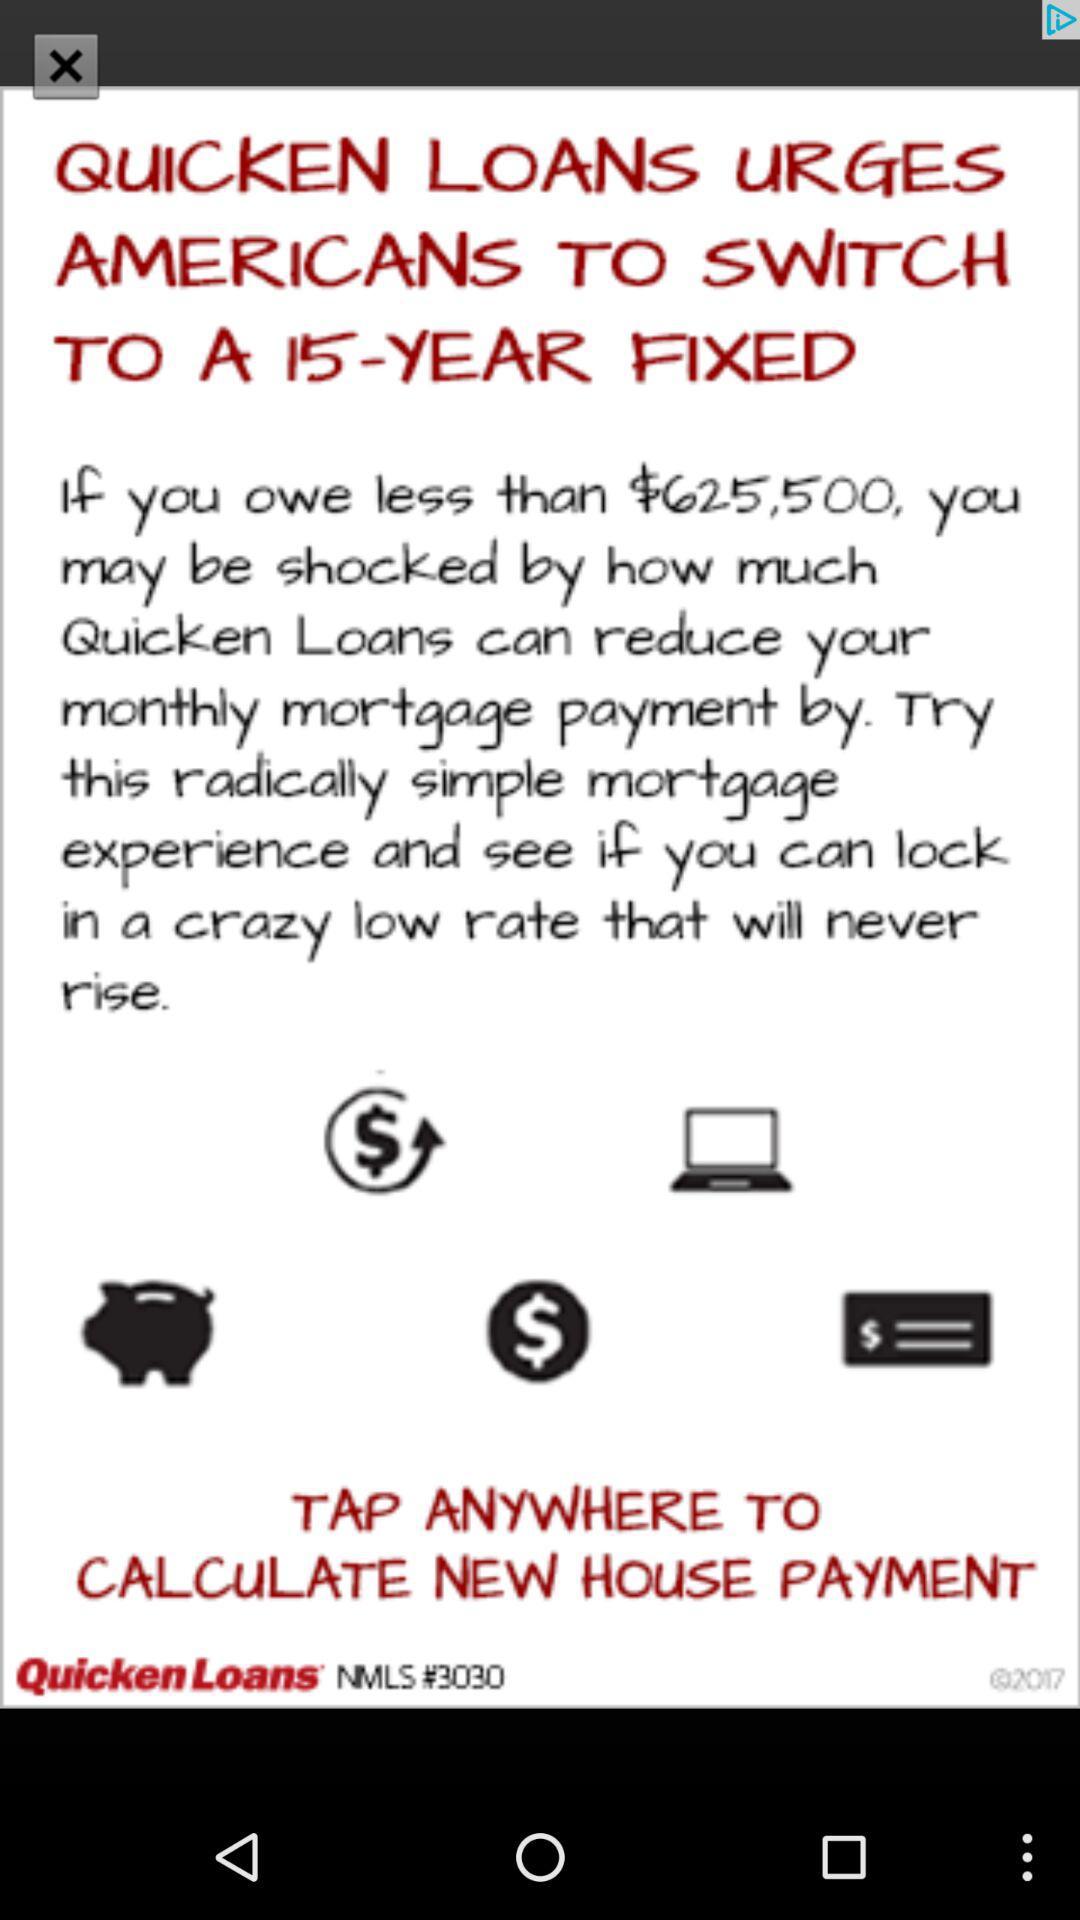 This screenshot has height=1920, width=1080. I want to click on the close icon, so click(64, 70).